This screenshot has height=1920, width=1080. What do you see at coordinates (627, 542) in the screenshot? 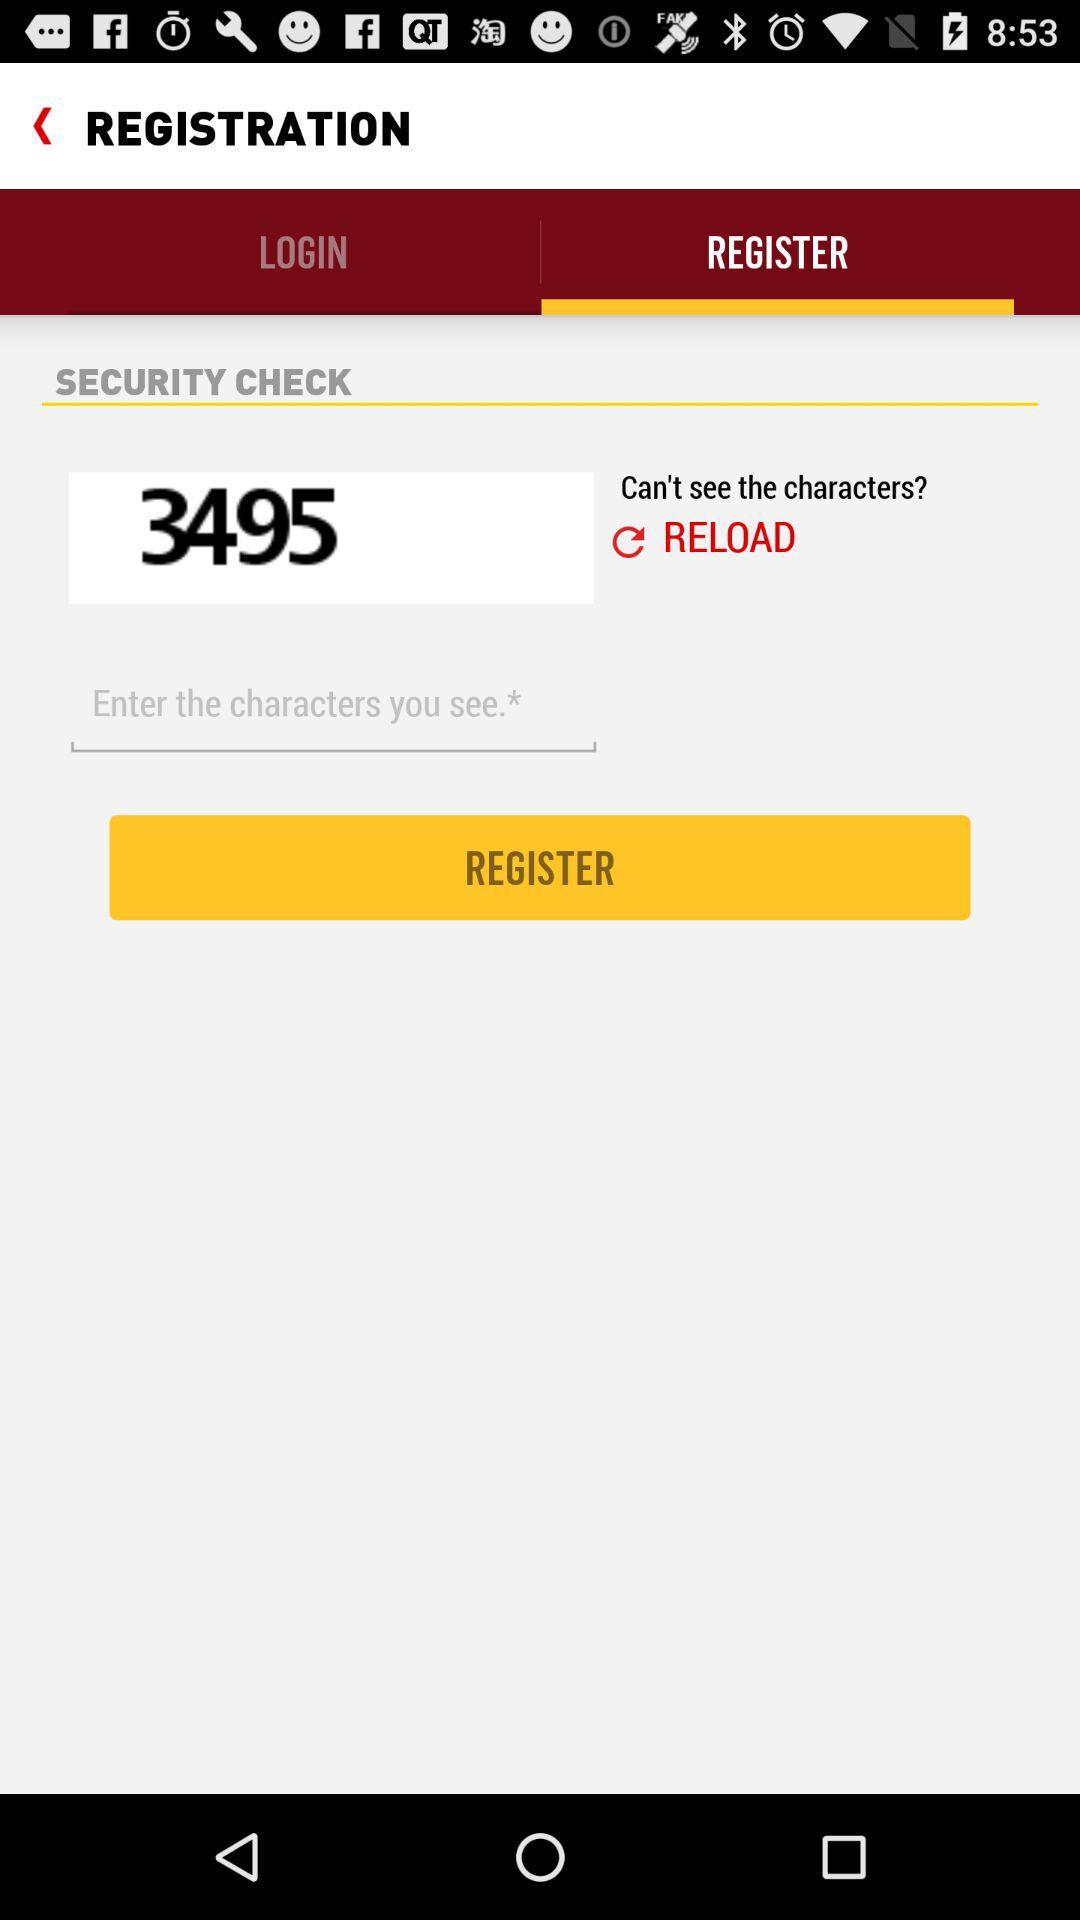
I see `the item next to reload` at bounding box center [627, 542].